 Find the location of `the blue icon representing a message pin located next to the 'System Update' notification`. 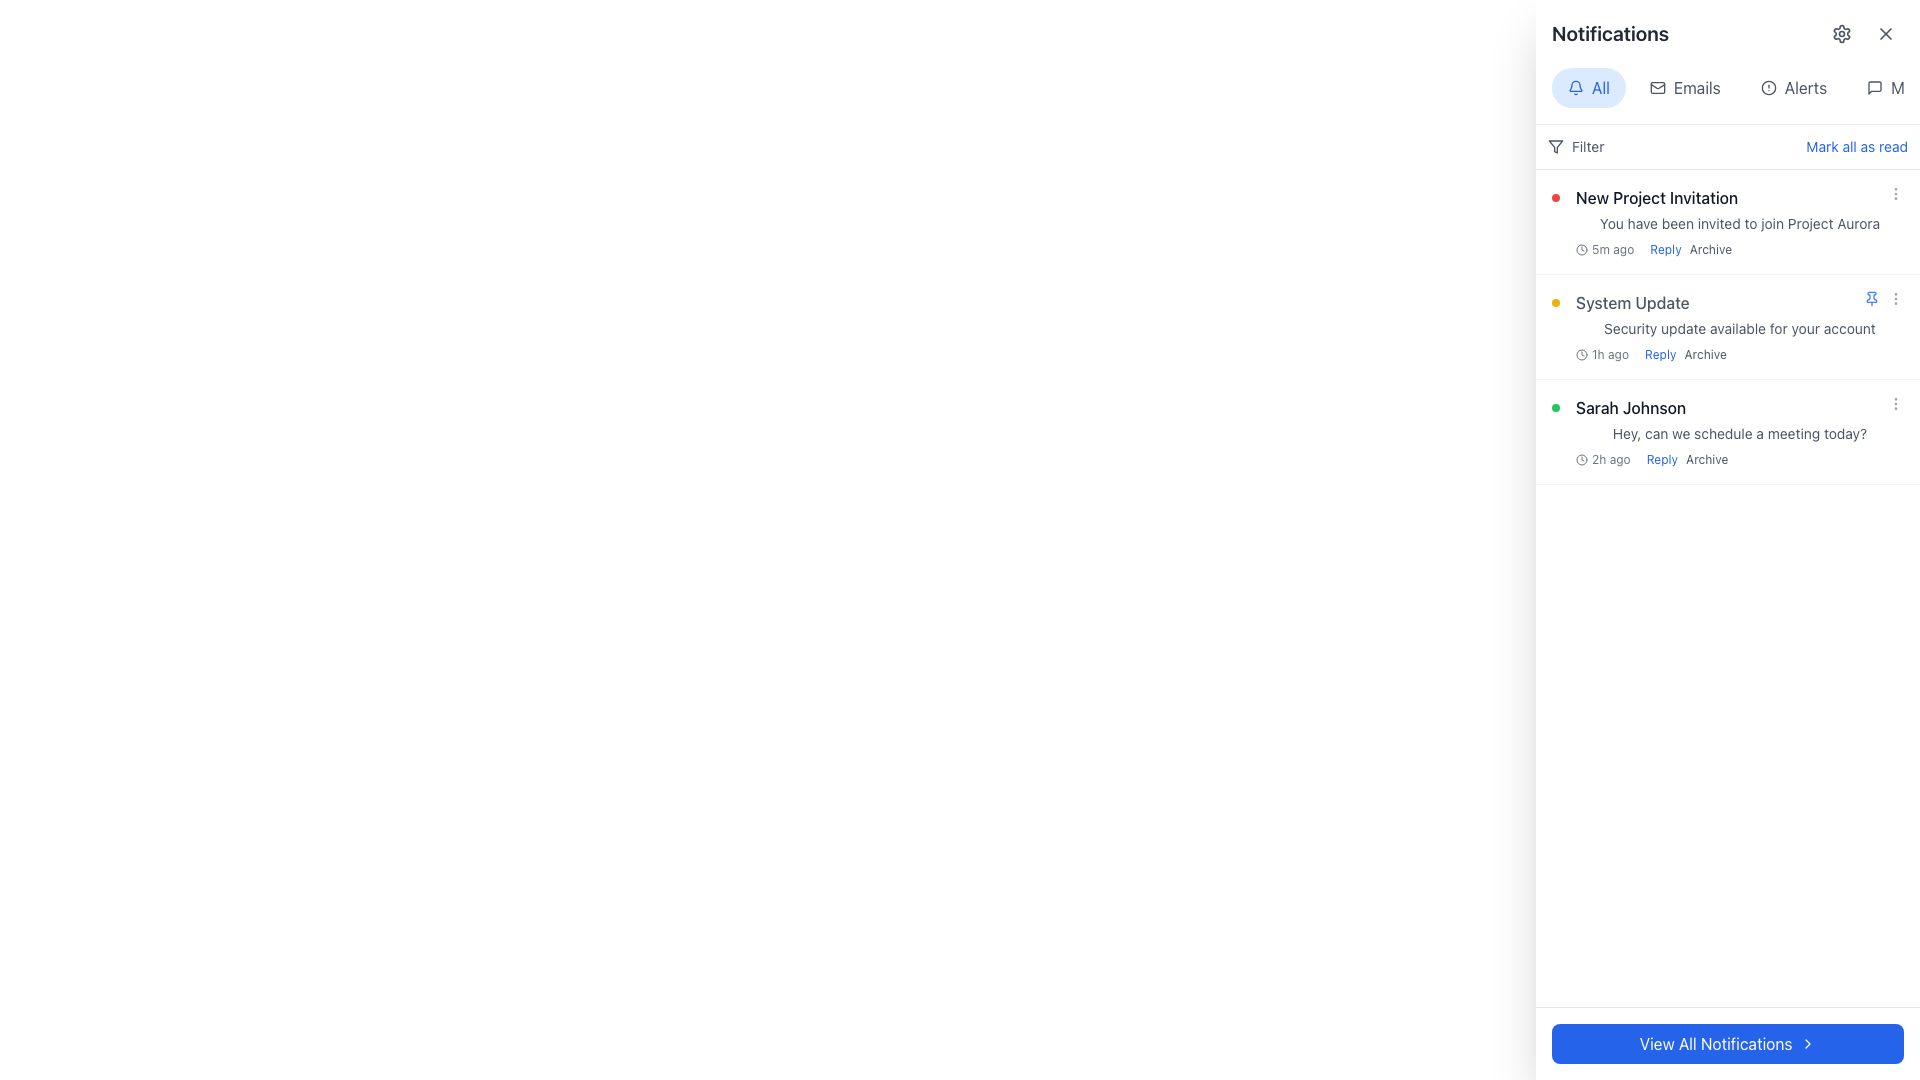

the blue icon representing a message pin located next to the 'System Update' notification is located at coordinates (1871, 297).